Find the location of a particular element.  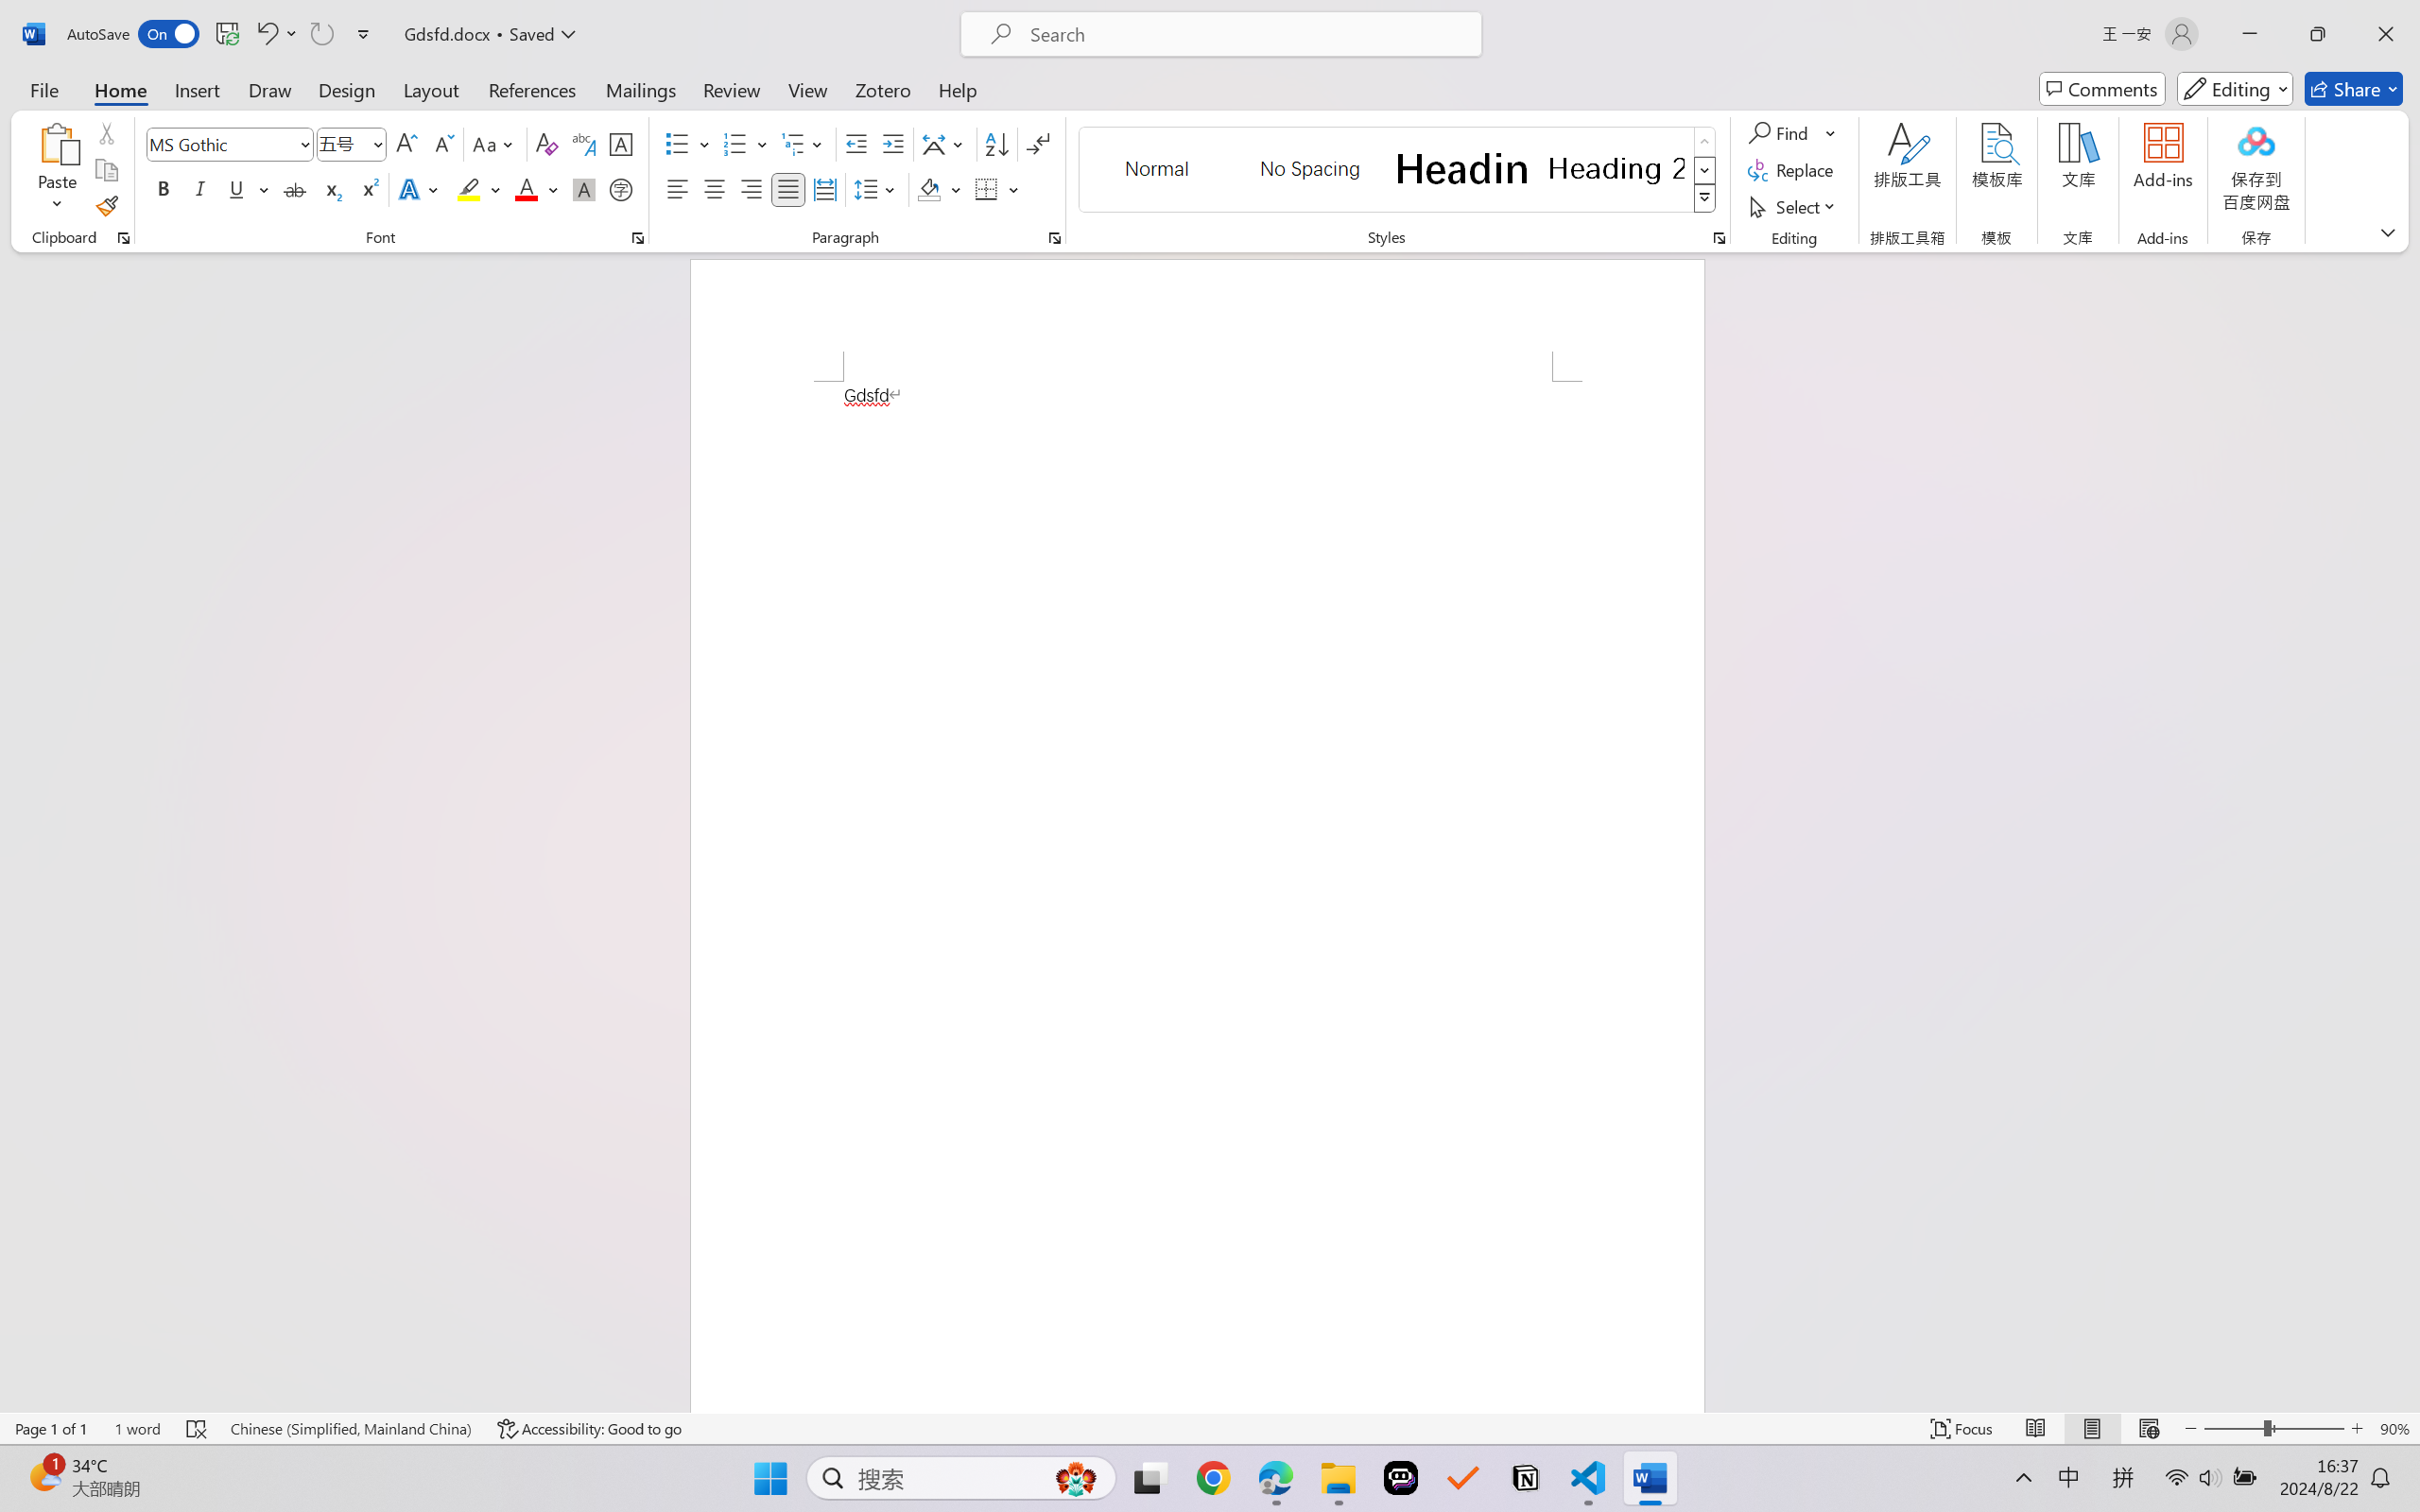

'Can' is located at coordinates (320, 33).